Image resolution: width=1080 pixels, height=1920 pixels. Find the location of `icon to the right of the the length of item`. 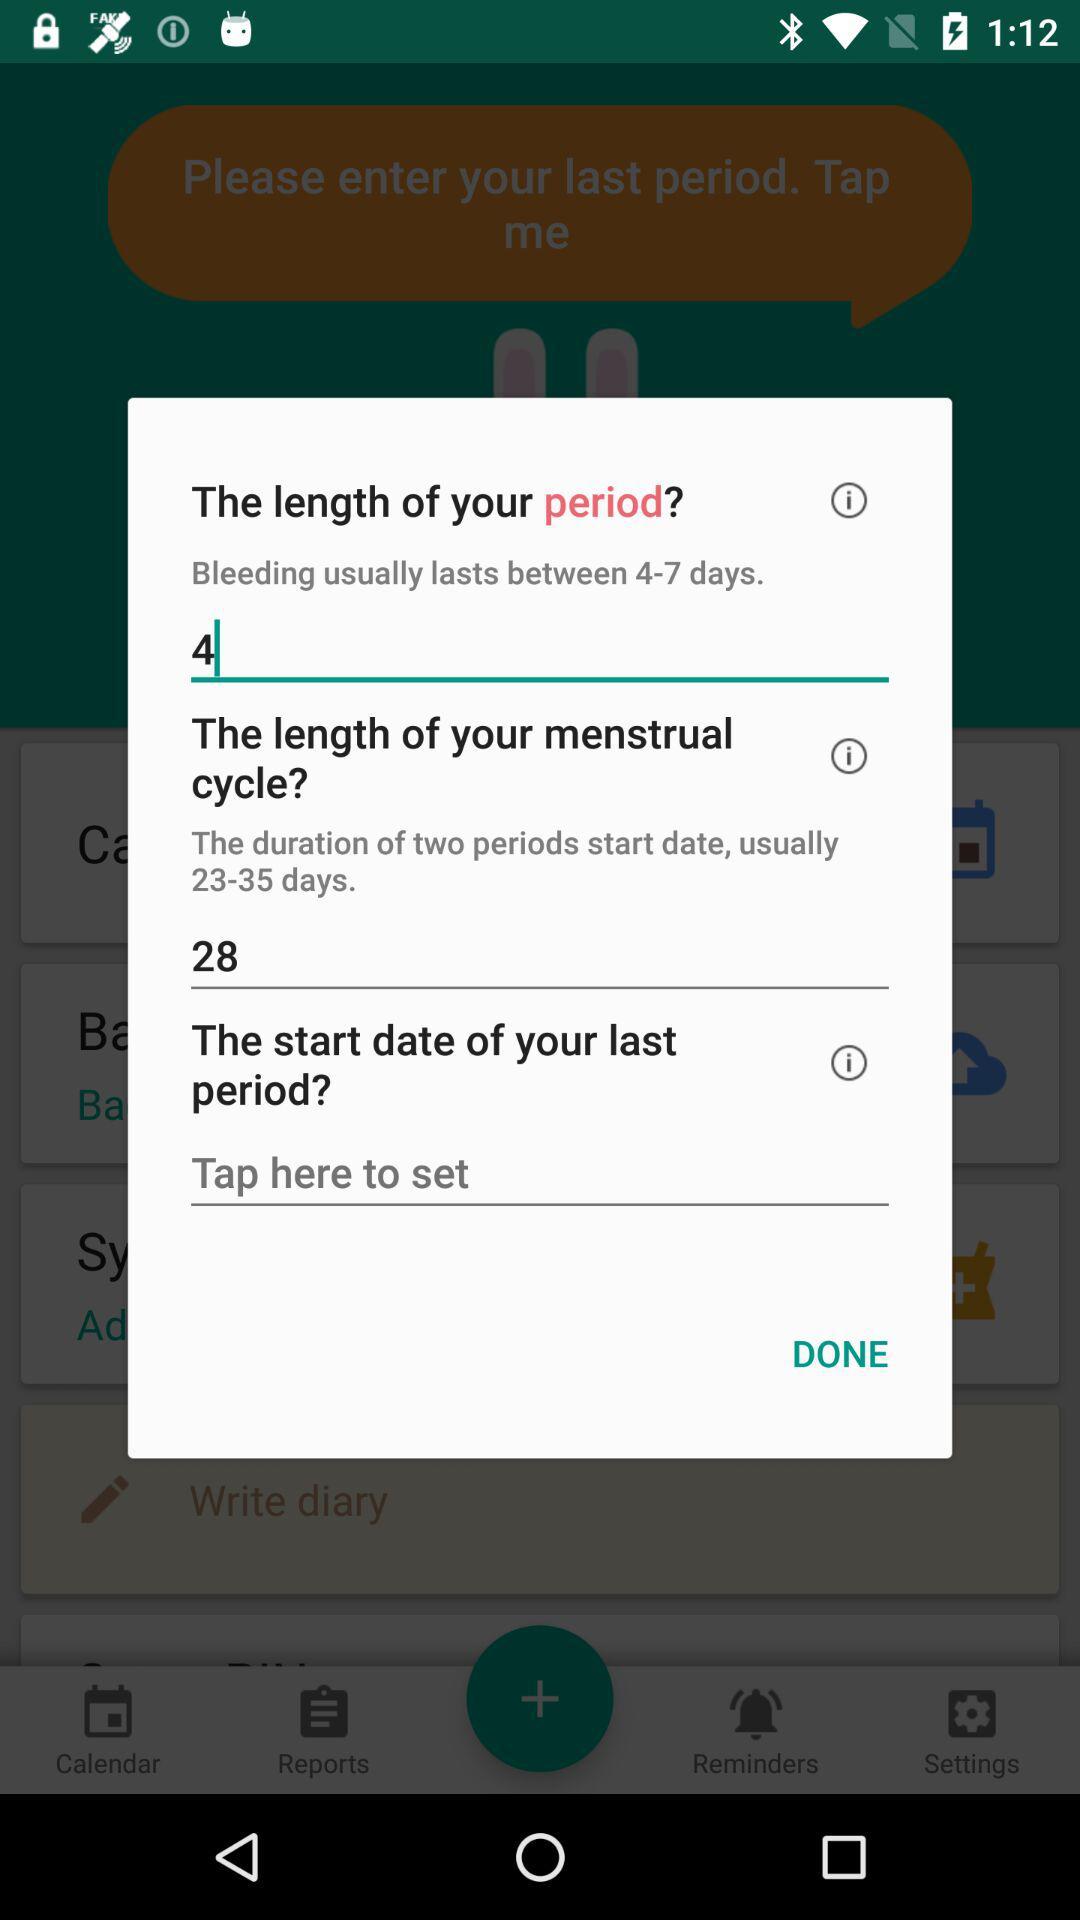

icon to the right of the the length of item is located at coordinates (849, 500).